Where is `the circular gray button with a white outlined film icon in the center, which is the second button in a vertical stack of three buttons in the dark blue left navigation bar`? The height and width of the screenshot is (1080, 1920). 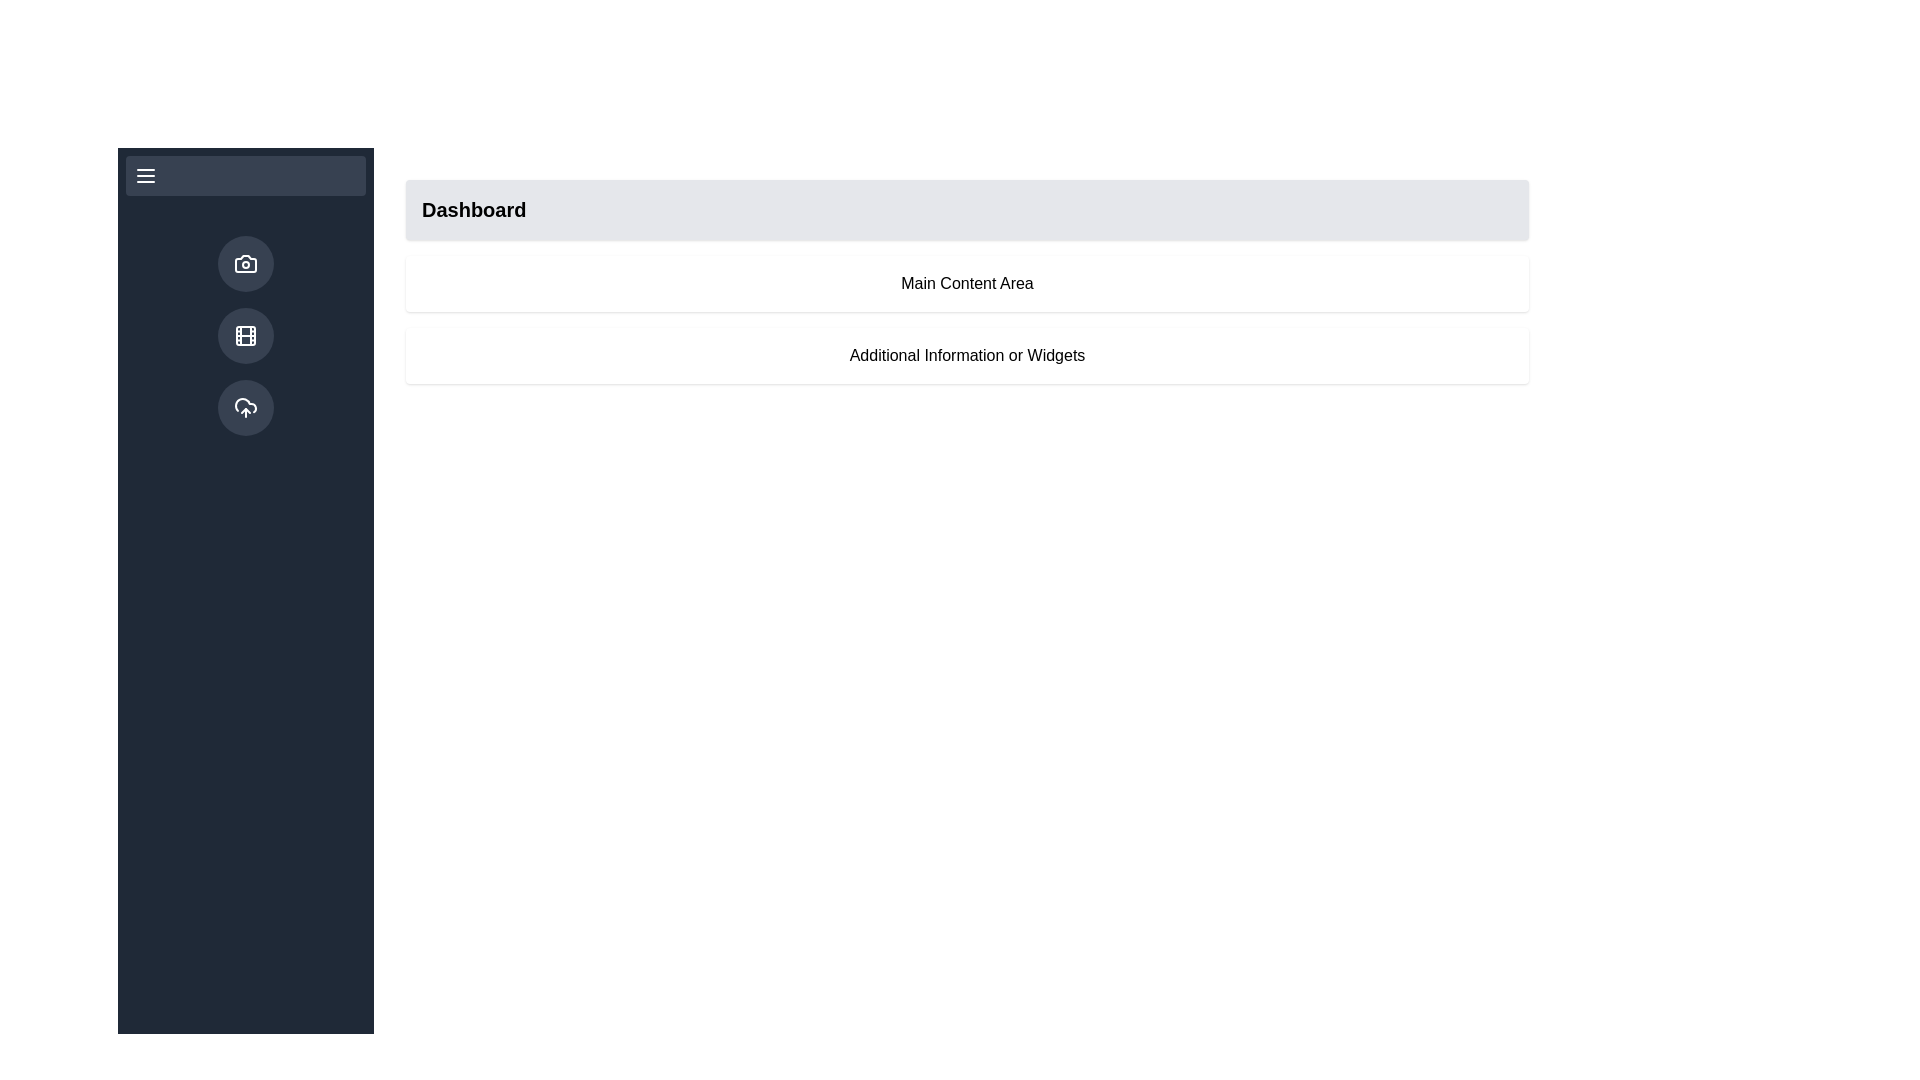 the circular gray button with a white outlined film icon in the center, which is the second button in a vertical stack of three buttons in the dark blue left navigation bar is located at coordinates (244, 334).